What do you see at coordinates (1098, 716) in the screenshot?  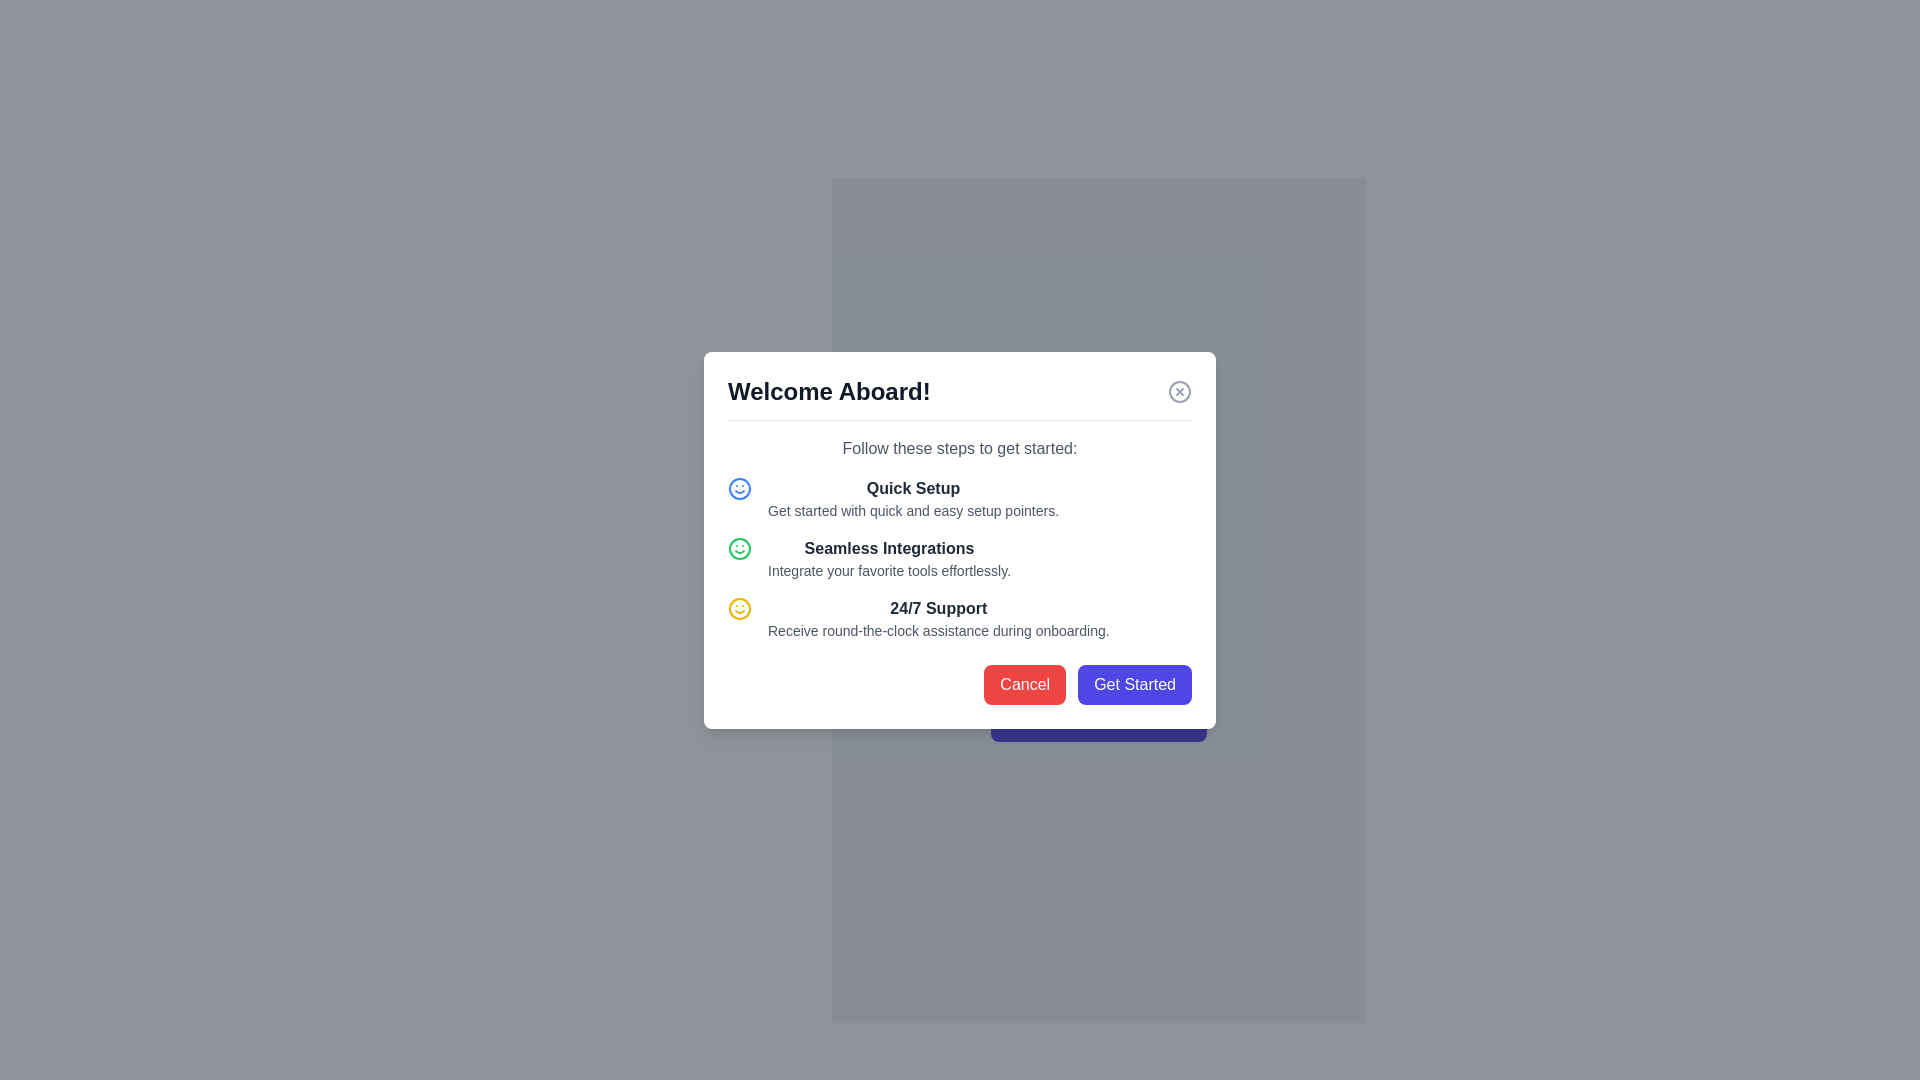 I see `the onboarding button located at the bottom of the modal` at bounding box center [1098, 716].